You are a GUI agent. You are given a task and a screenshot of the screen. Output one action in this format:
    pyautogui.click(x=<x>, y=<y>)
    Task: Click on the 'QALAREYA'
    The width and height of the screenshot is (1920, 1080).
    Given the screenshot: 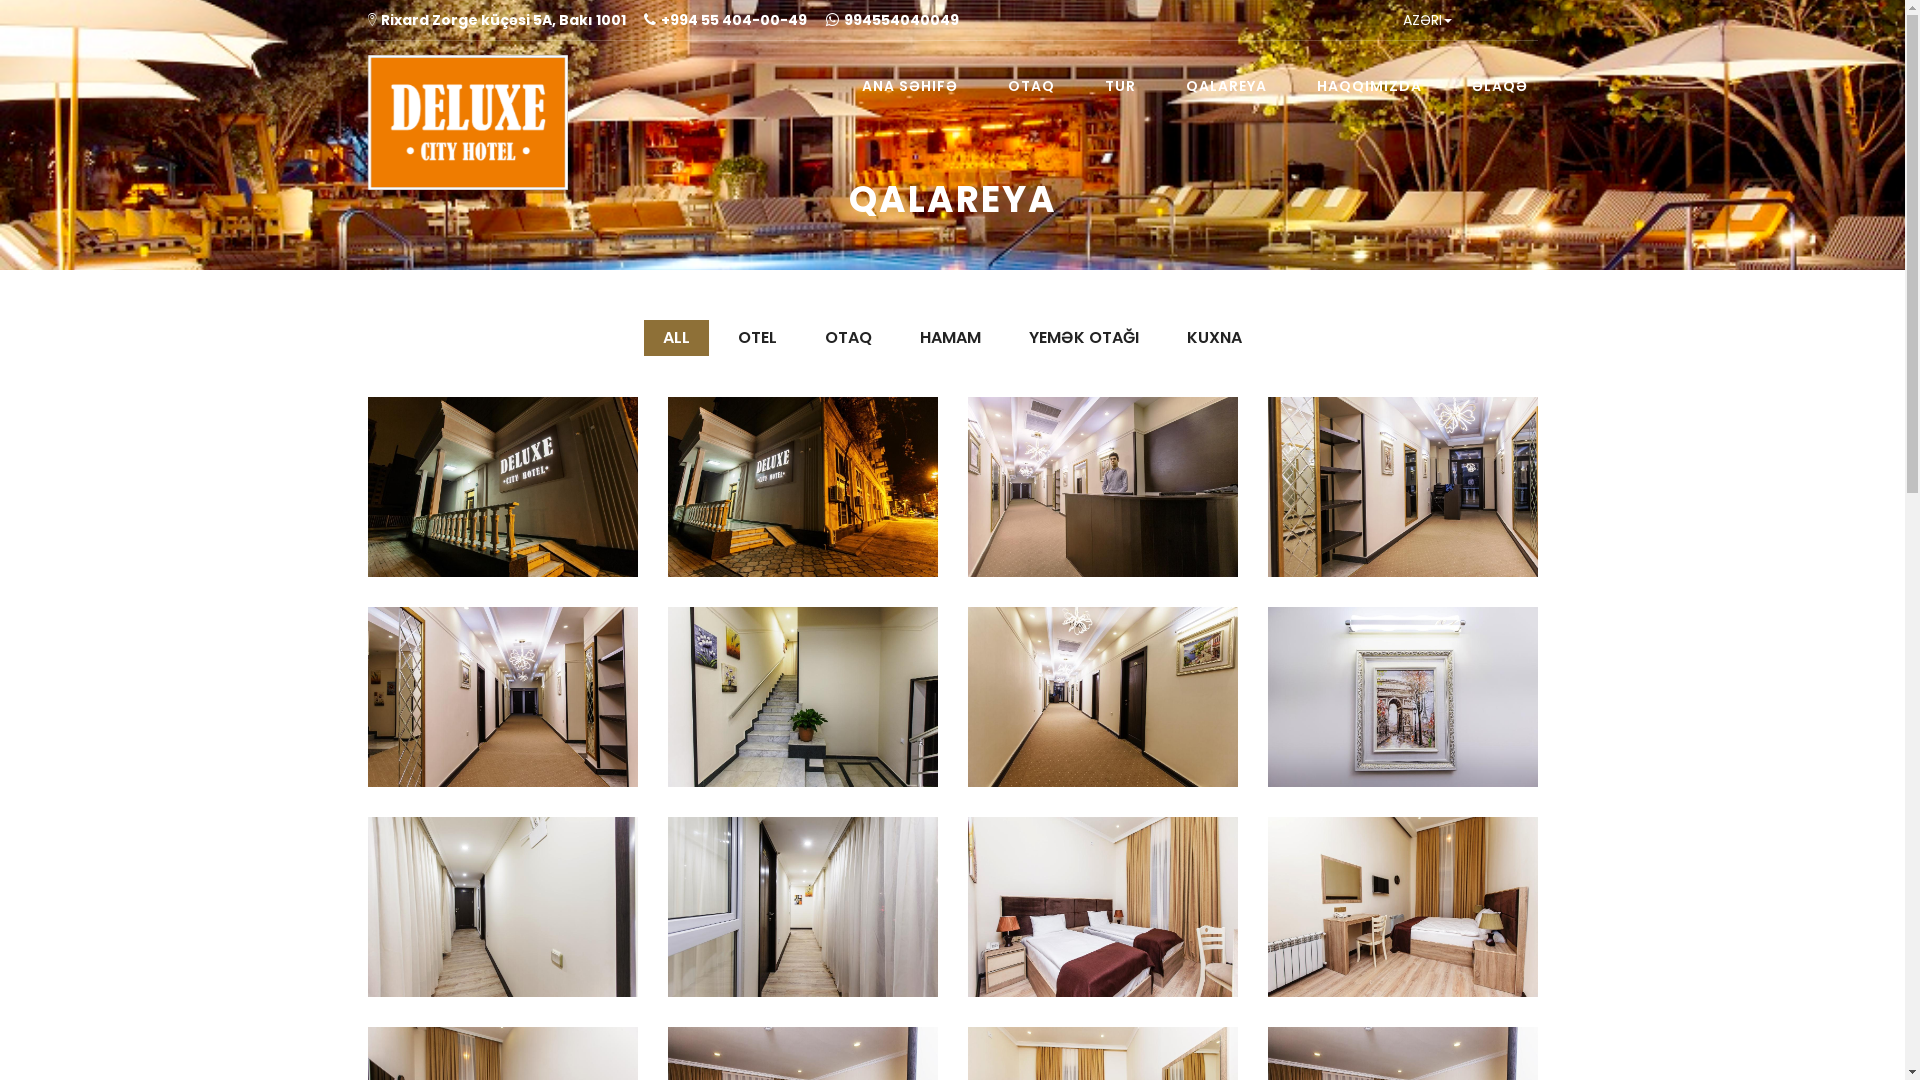 What is the action you would take?
    pyautogui.click(x=1185, y=84)
    